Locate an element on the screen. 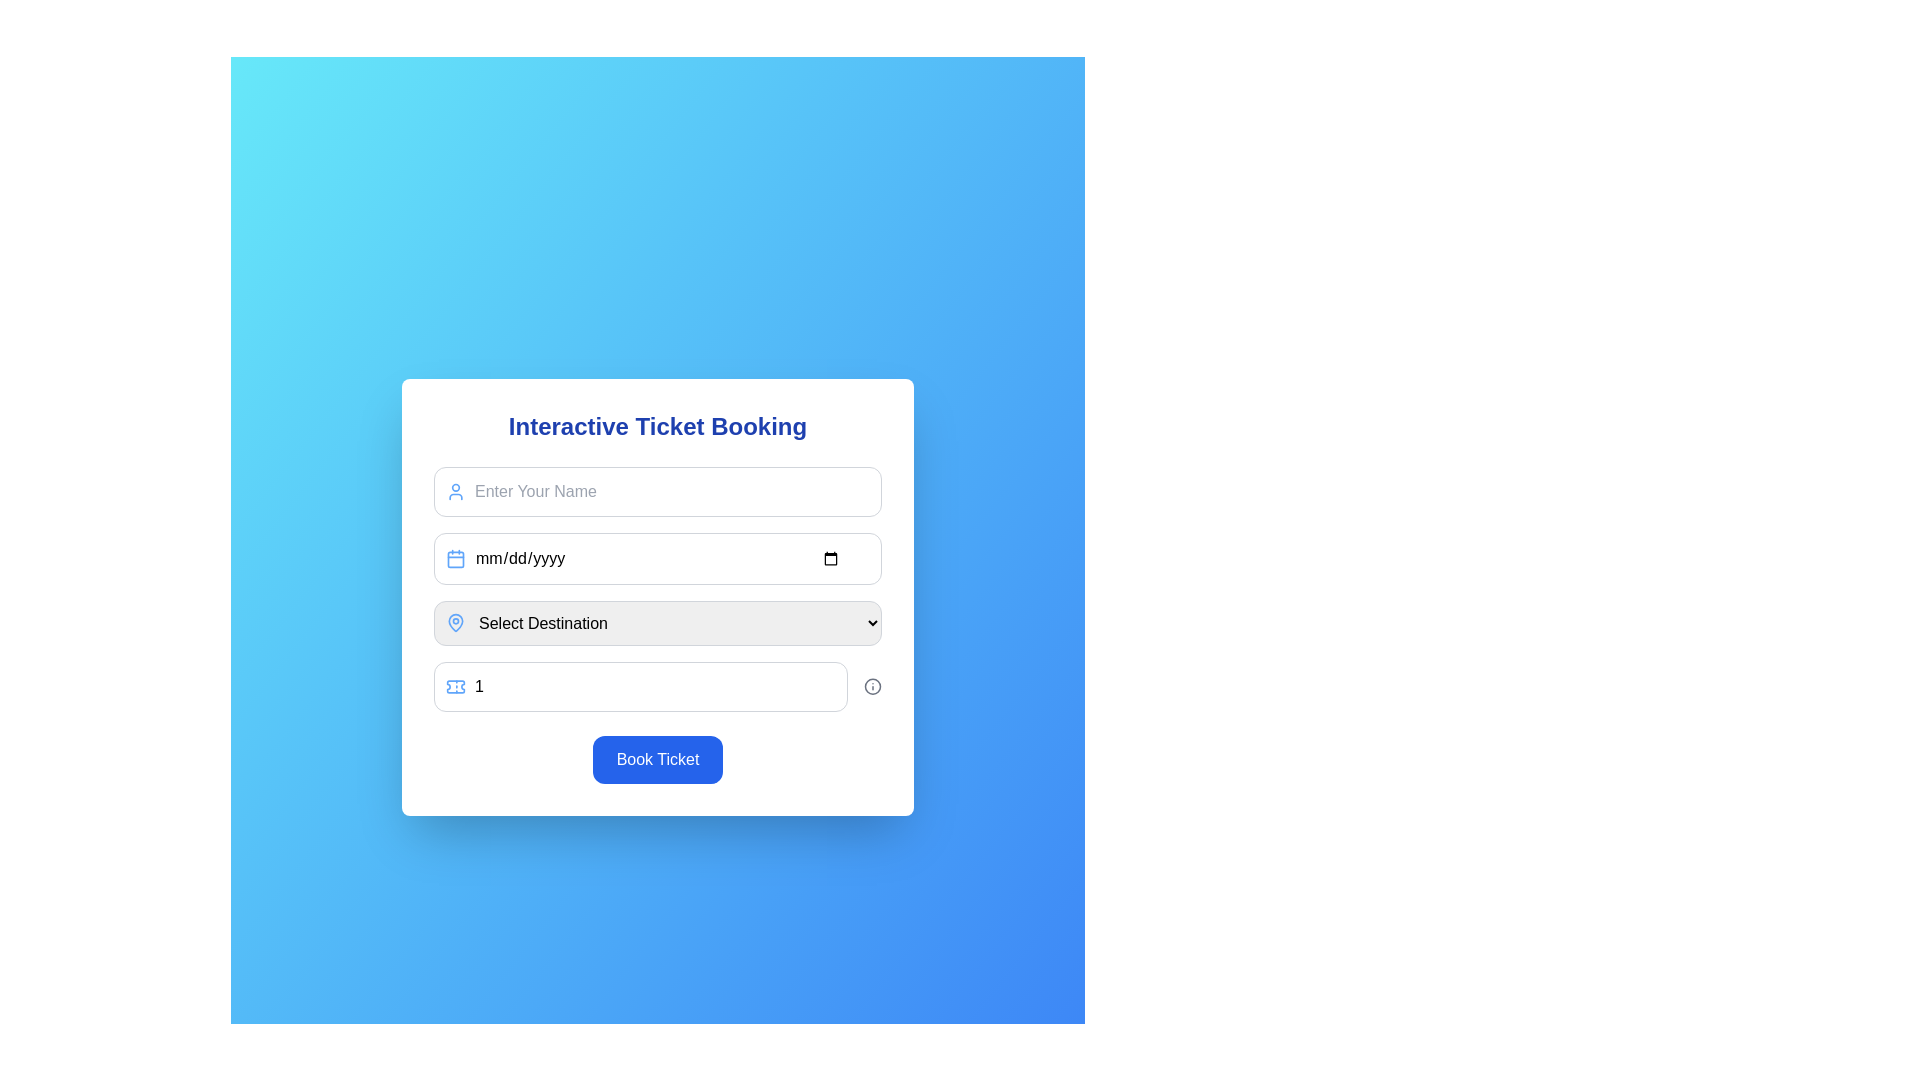 Image resolution: width=1920 pixels, height=1080 pixels. the heading that serves as the title or label for the form section, located at the top of the form and positioned directly above the inputs and labels is located at coordinates (657, 424).